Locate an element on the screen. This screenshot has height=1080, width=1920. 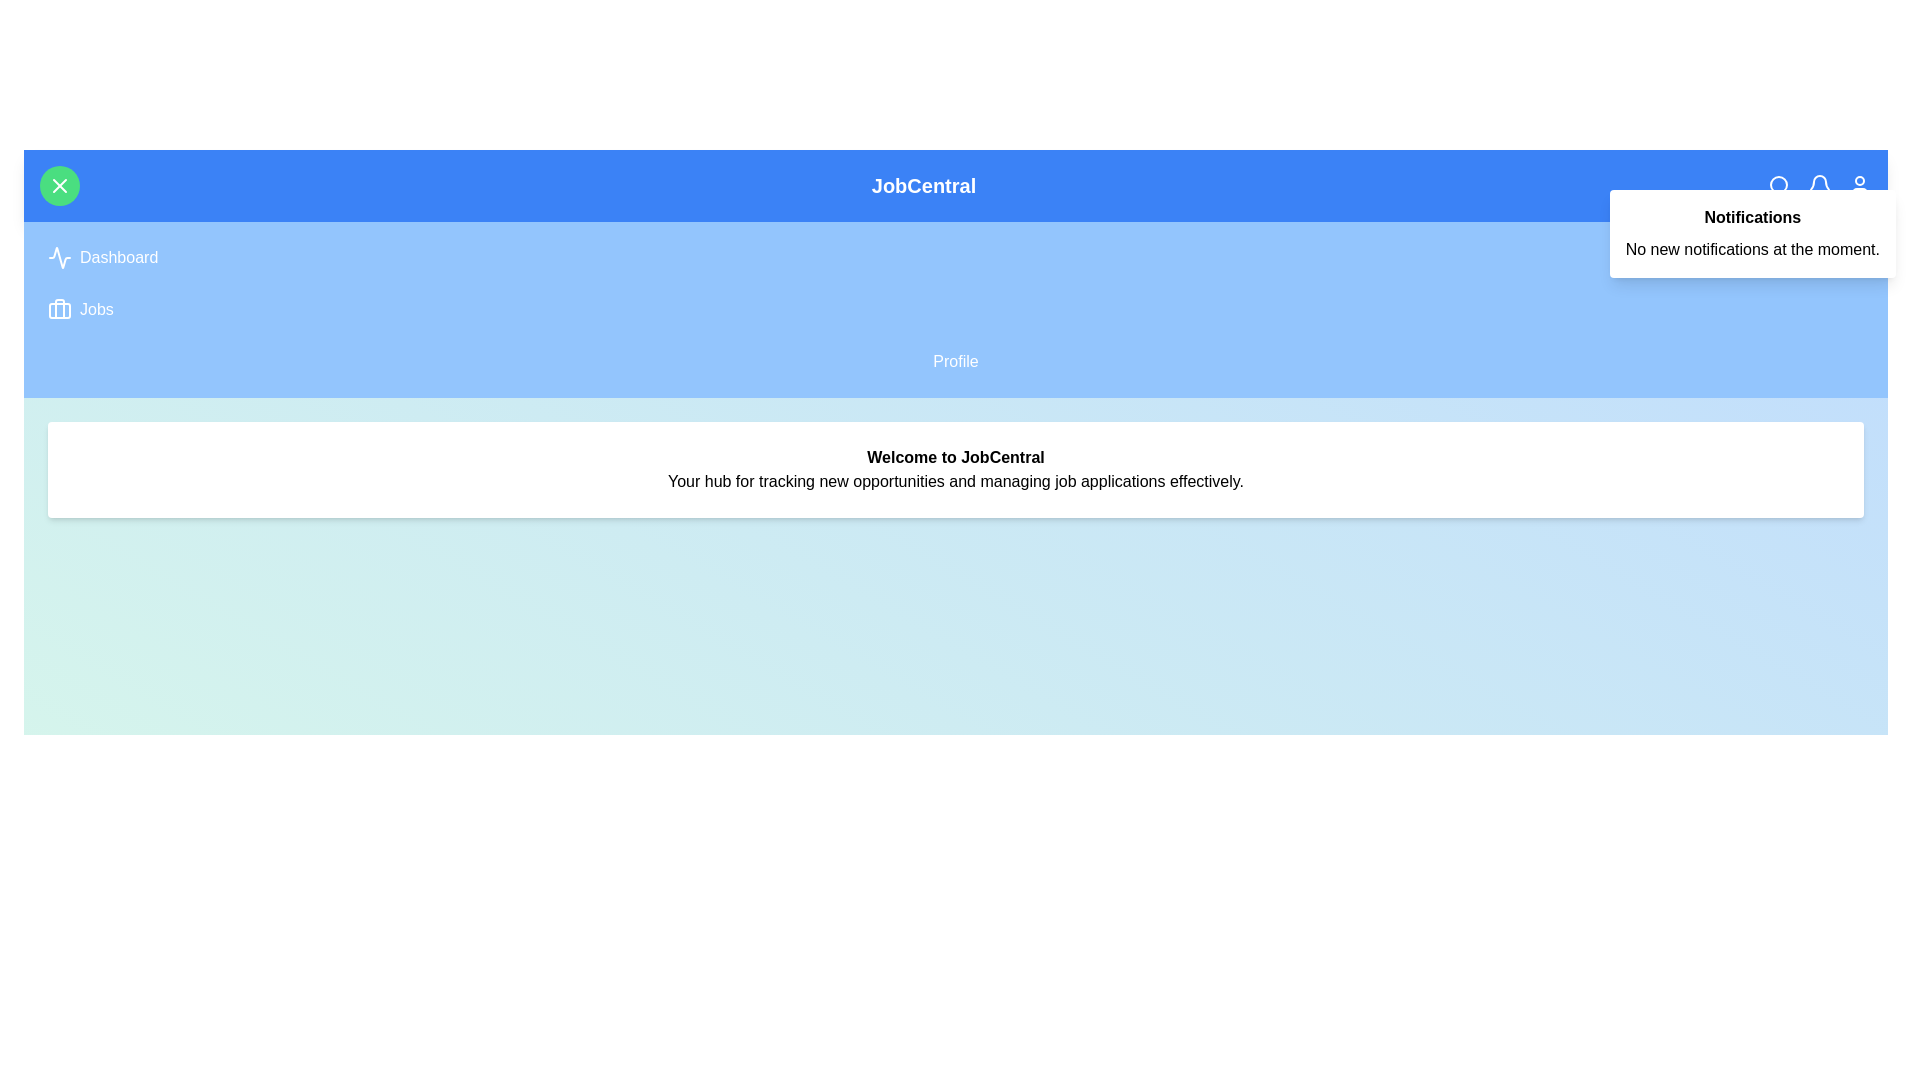
the search icon to initiate a search is located at coordinates (1780, 185).